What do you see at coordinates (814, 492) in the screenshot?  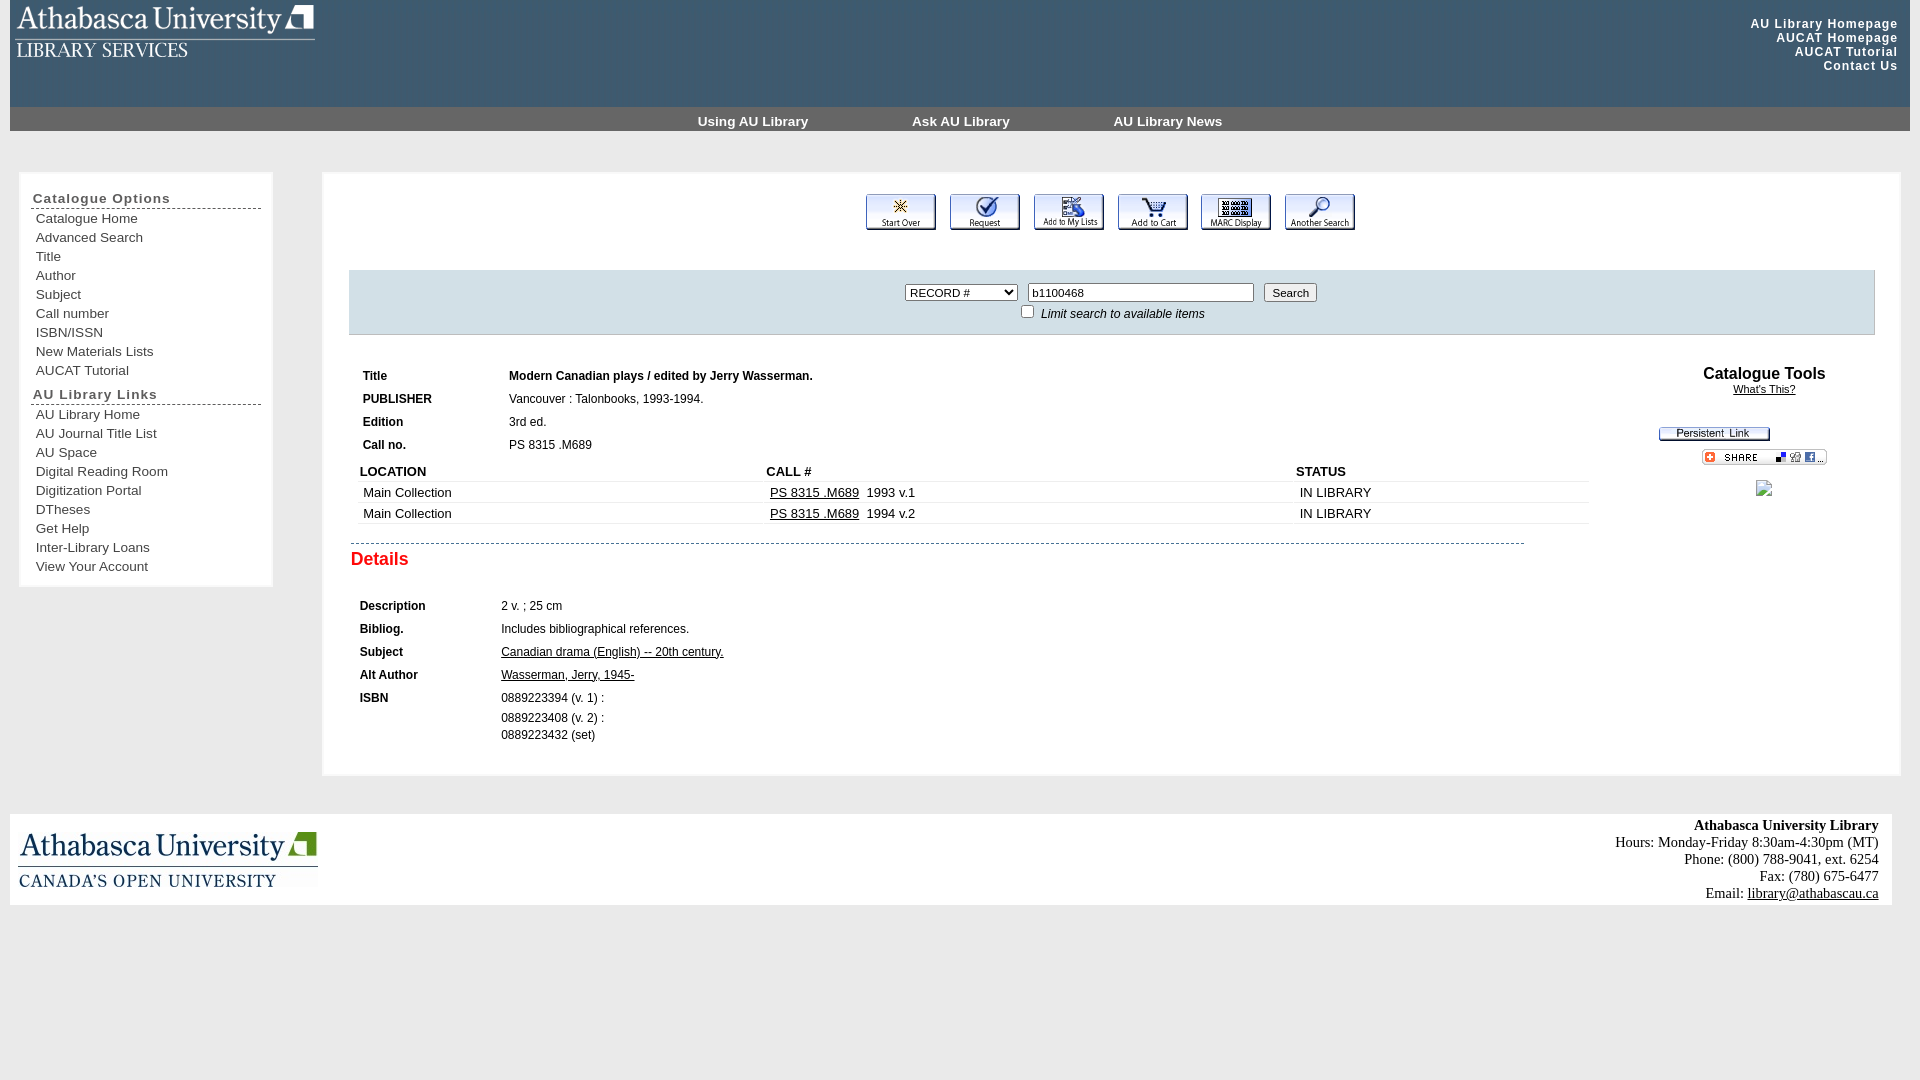 I see `'PS 8315 .M689'` at bounding box center [814, 492].